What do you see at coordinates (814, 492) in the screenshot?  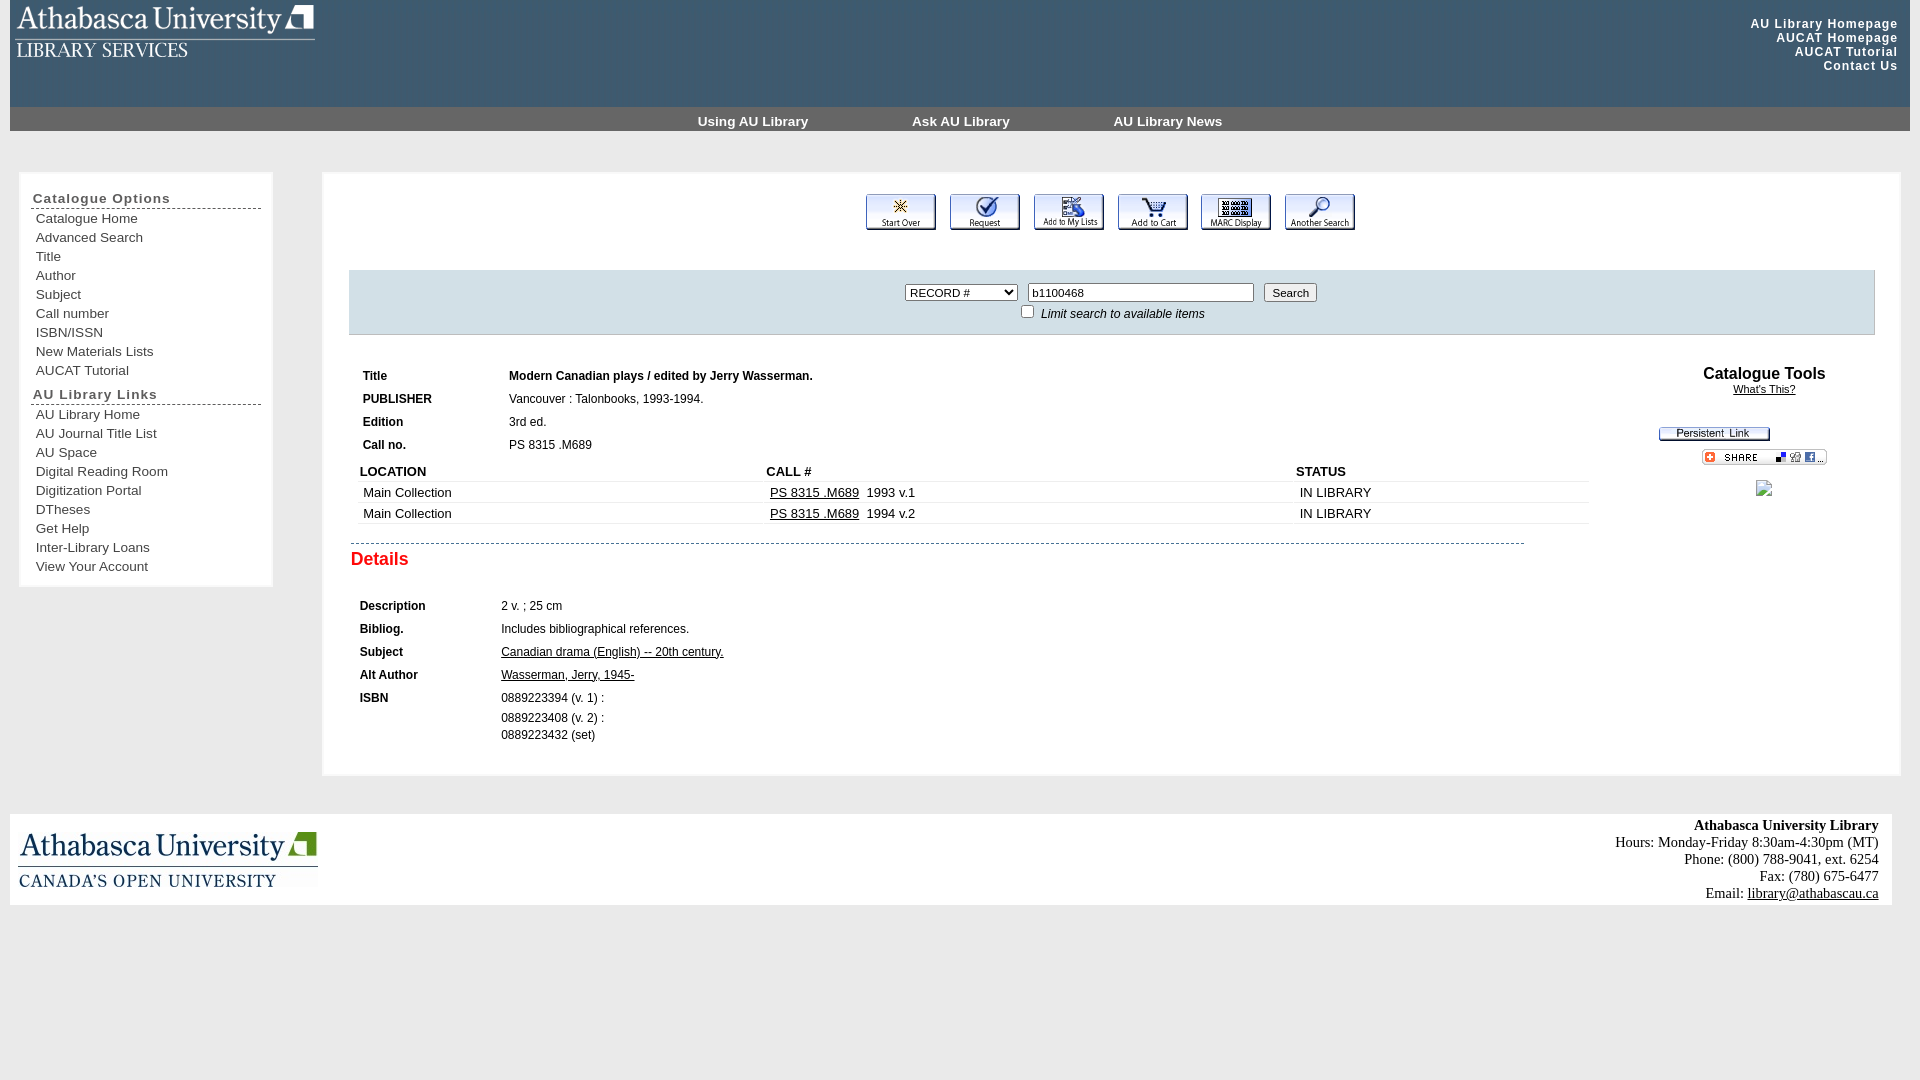 I see `'PS 8315 .M689'` at bounding box center [814, 492].